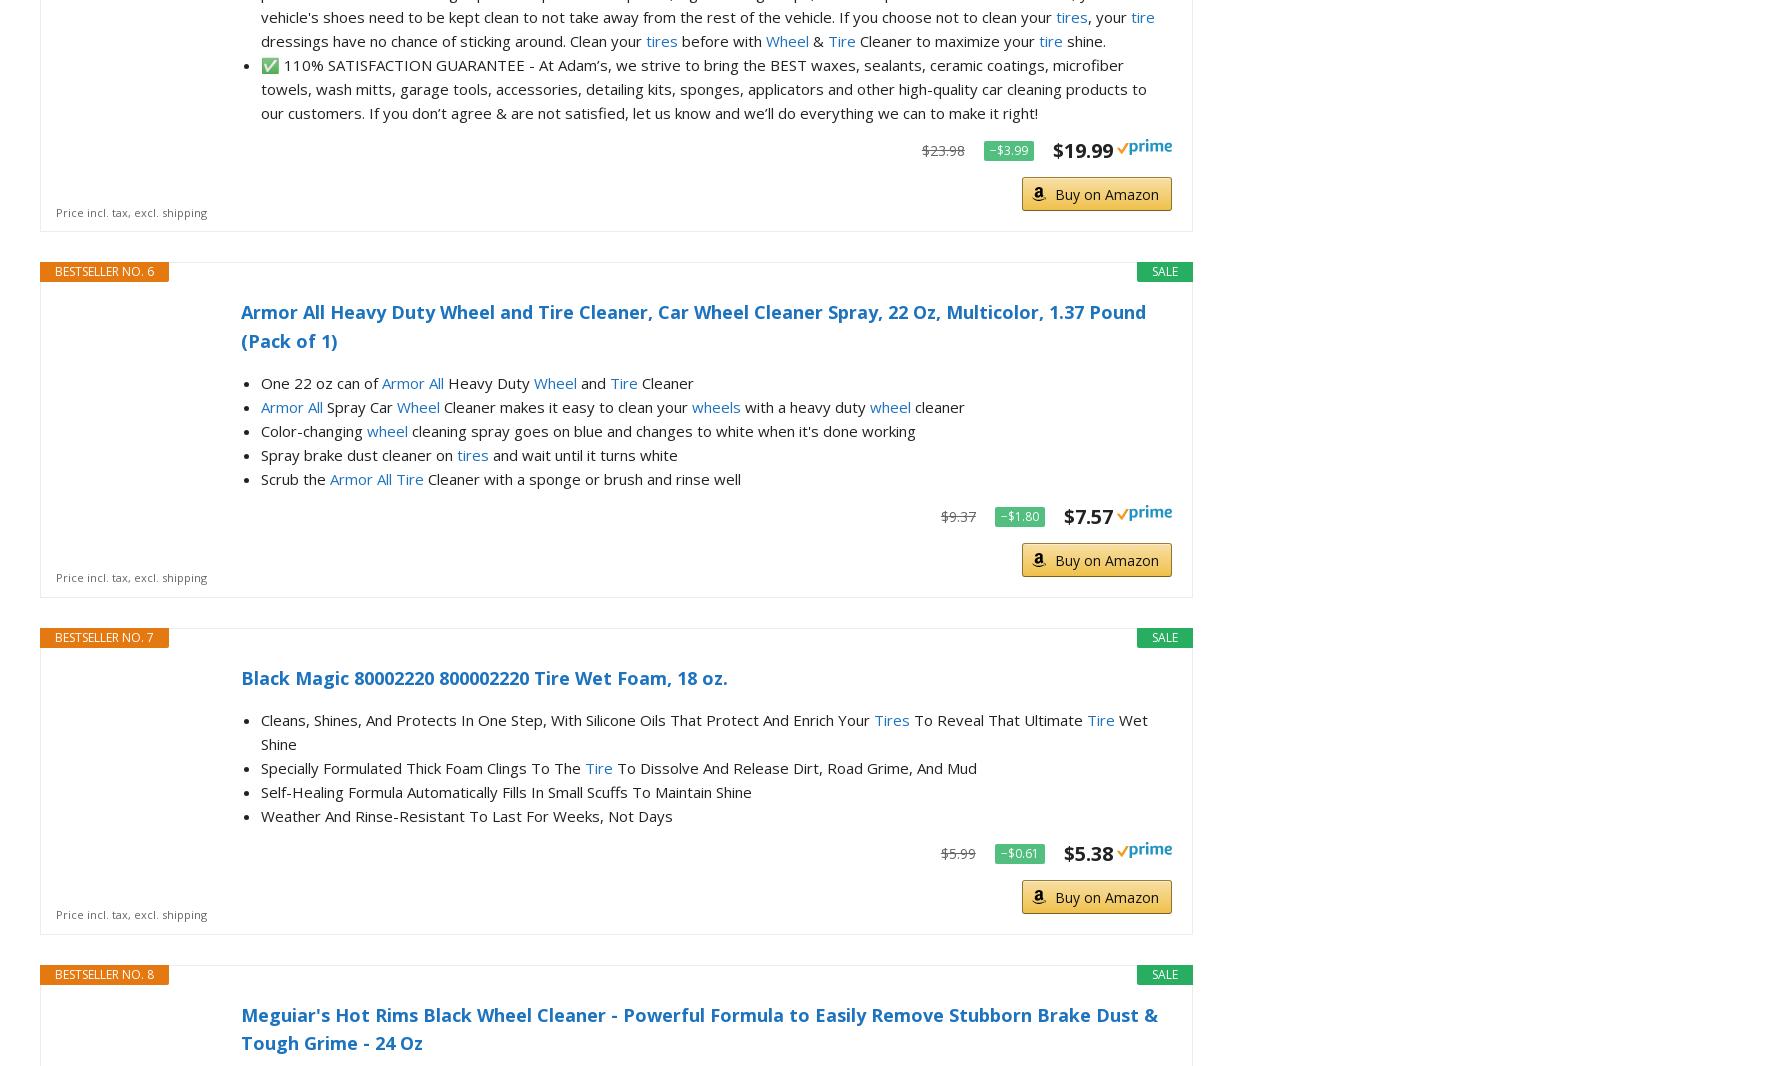 This screenshot has height=1066, width=1784. I want to click on '−$3.99', so click(1006, 149).